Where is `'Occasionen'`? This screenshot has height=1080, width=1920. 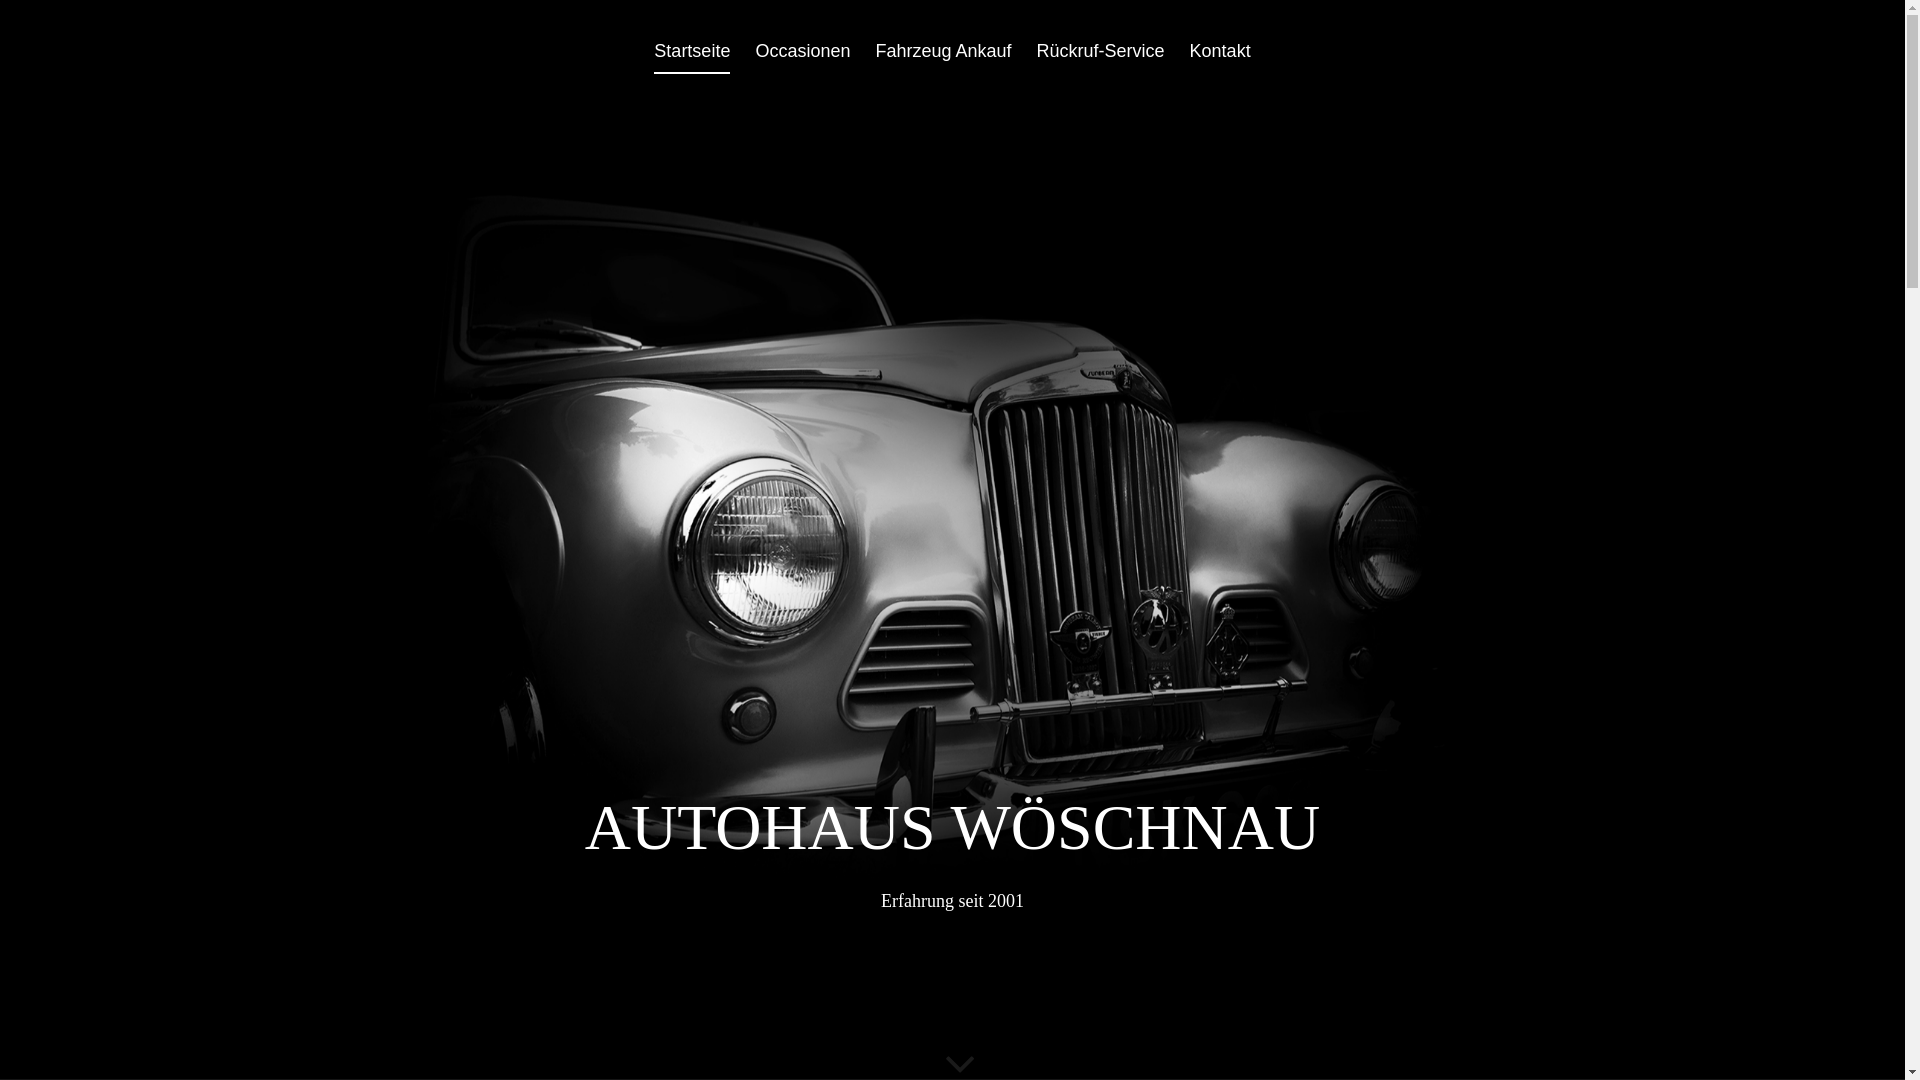
'Occasionen' is located at coordinates (753, 56).